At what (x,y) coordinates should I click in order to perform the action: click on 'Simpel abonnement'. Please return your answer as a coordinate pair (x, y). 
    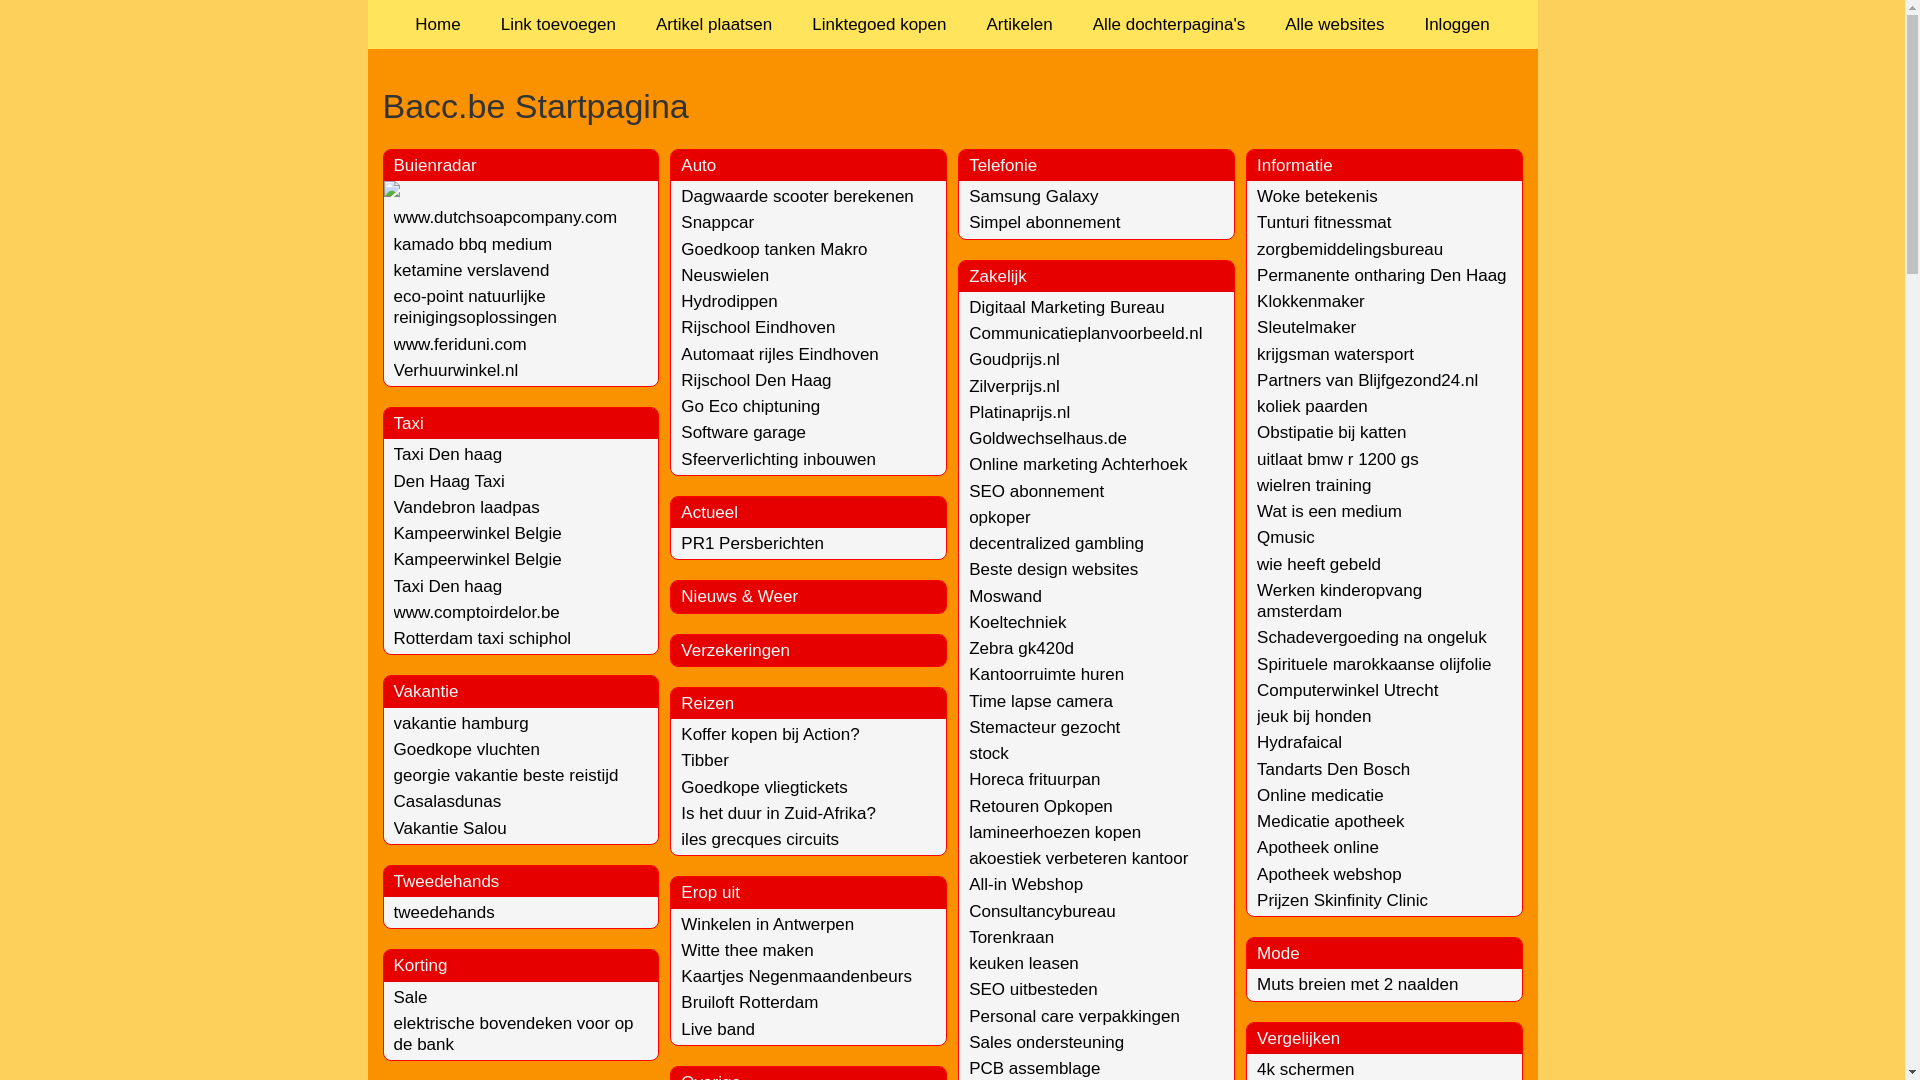
    Looking at the image, I should click on (1043, 222).